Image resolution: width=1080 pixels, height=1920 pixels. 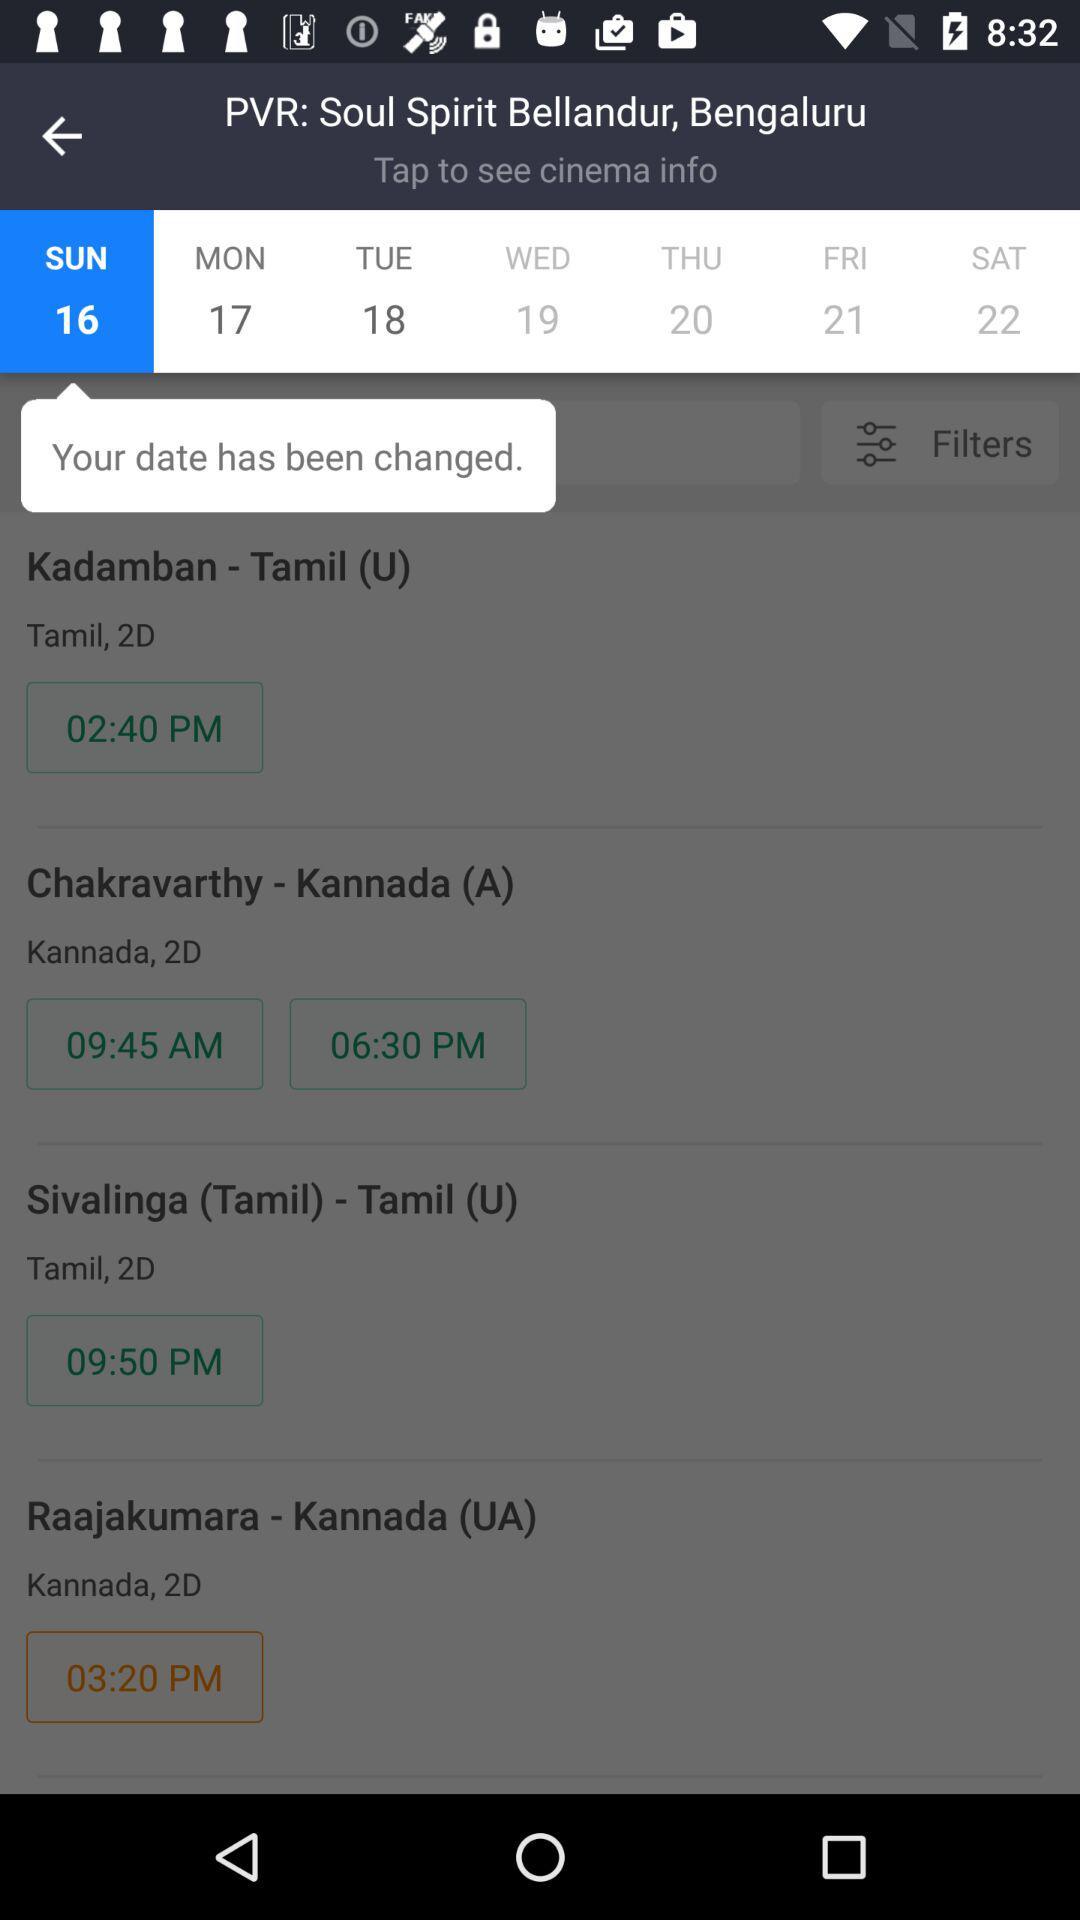 I want to click on icon above the kadamban - tamil (u) icon, so click(x=459, y=441).